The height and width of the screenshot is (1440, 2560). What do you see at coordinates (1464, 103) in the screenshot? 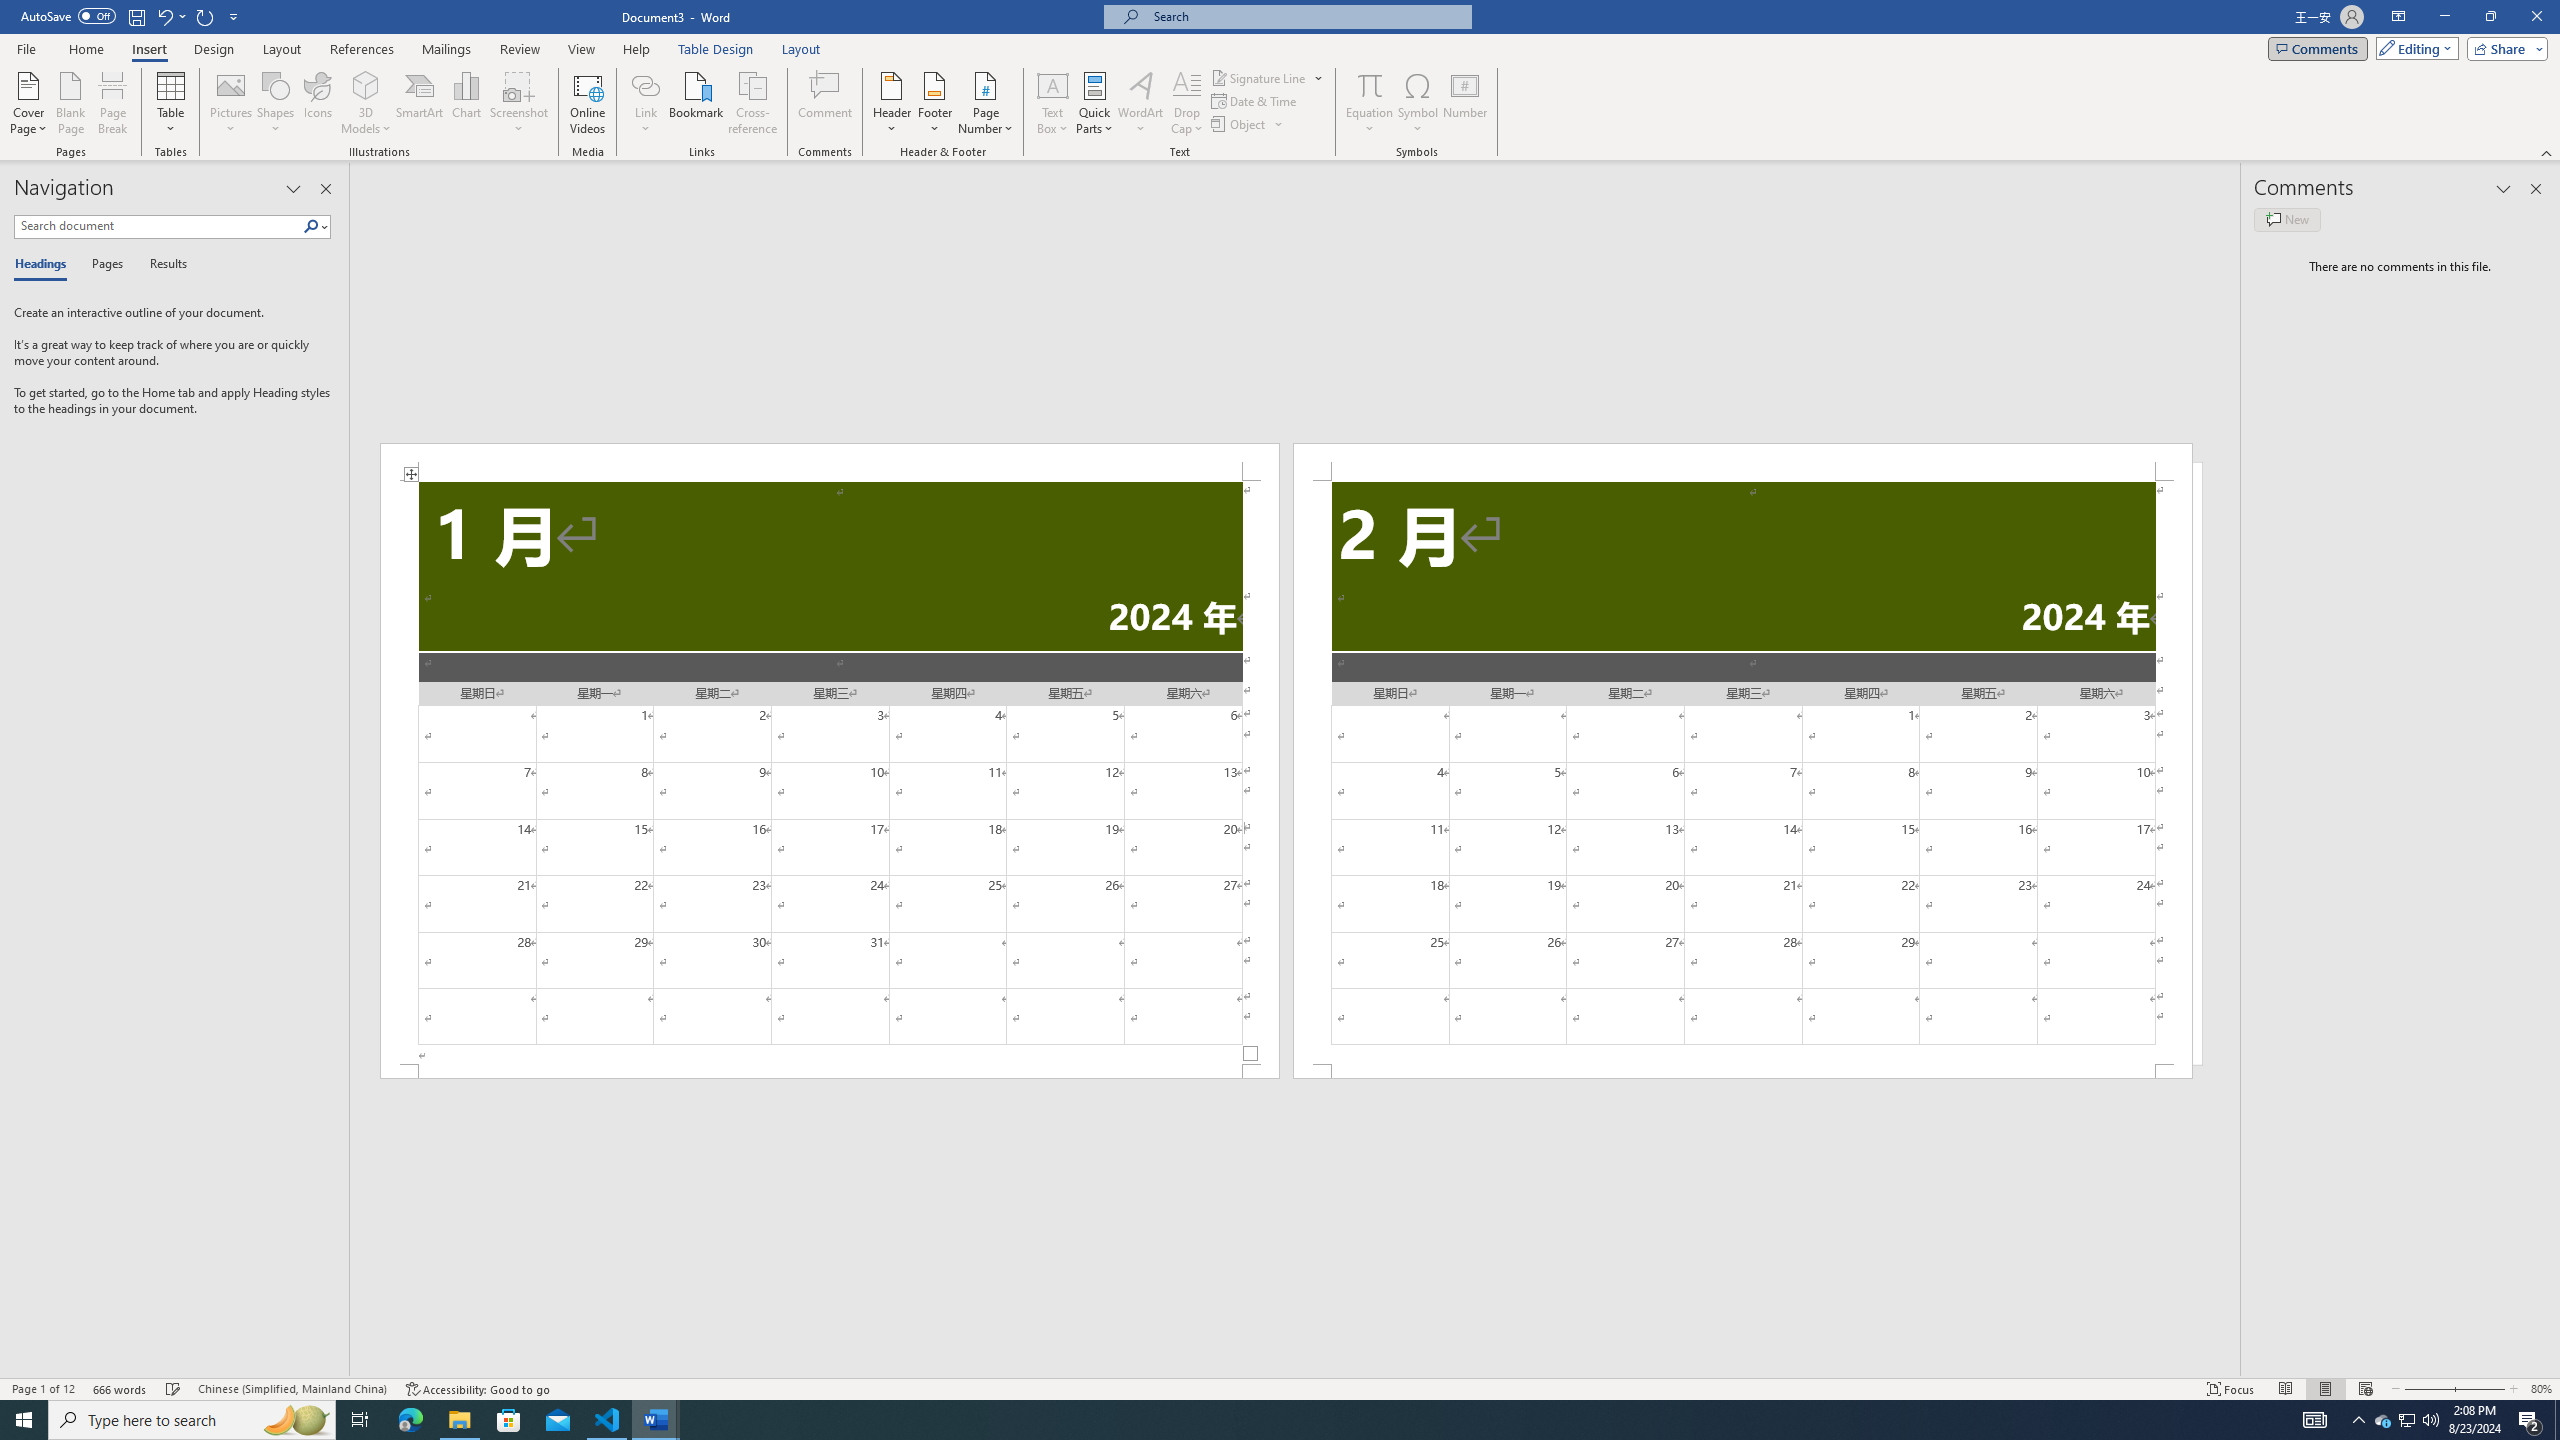
I see `'Number...'` at bounding box center [1464, 103].